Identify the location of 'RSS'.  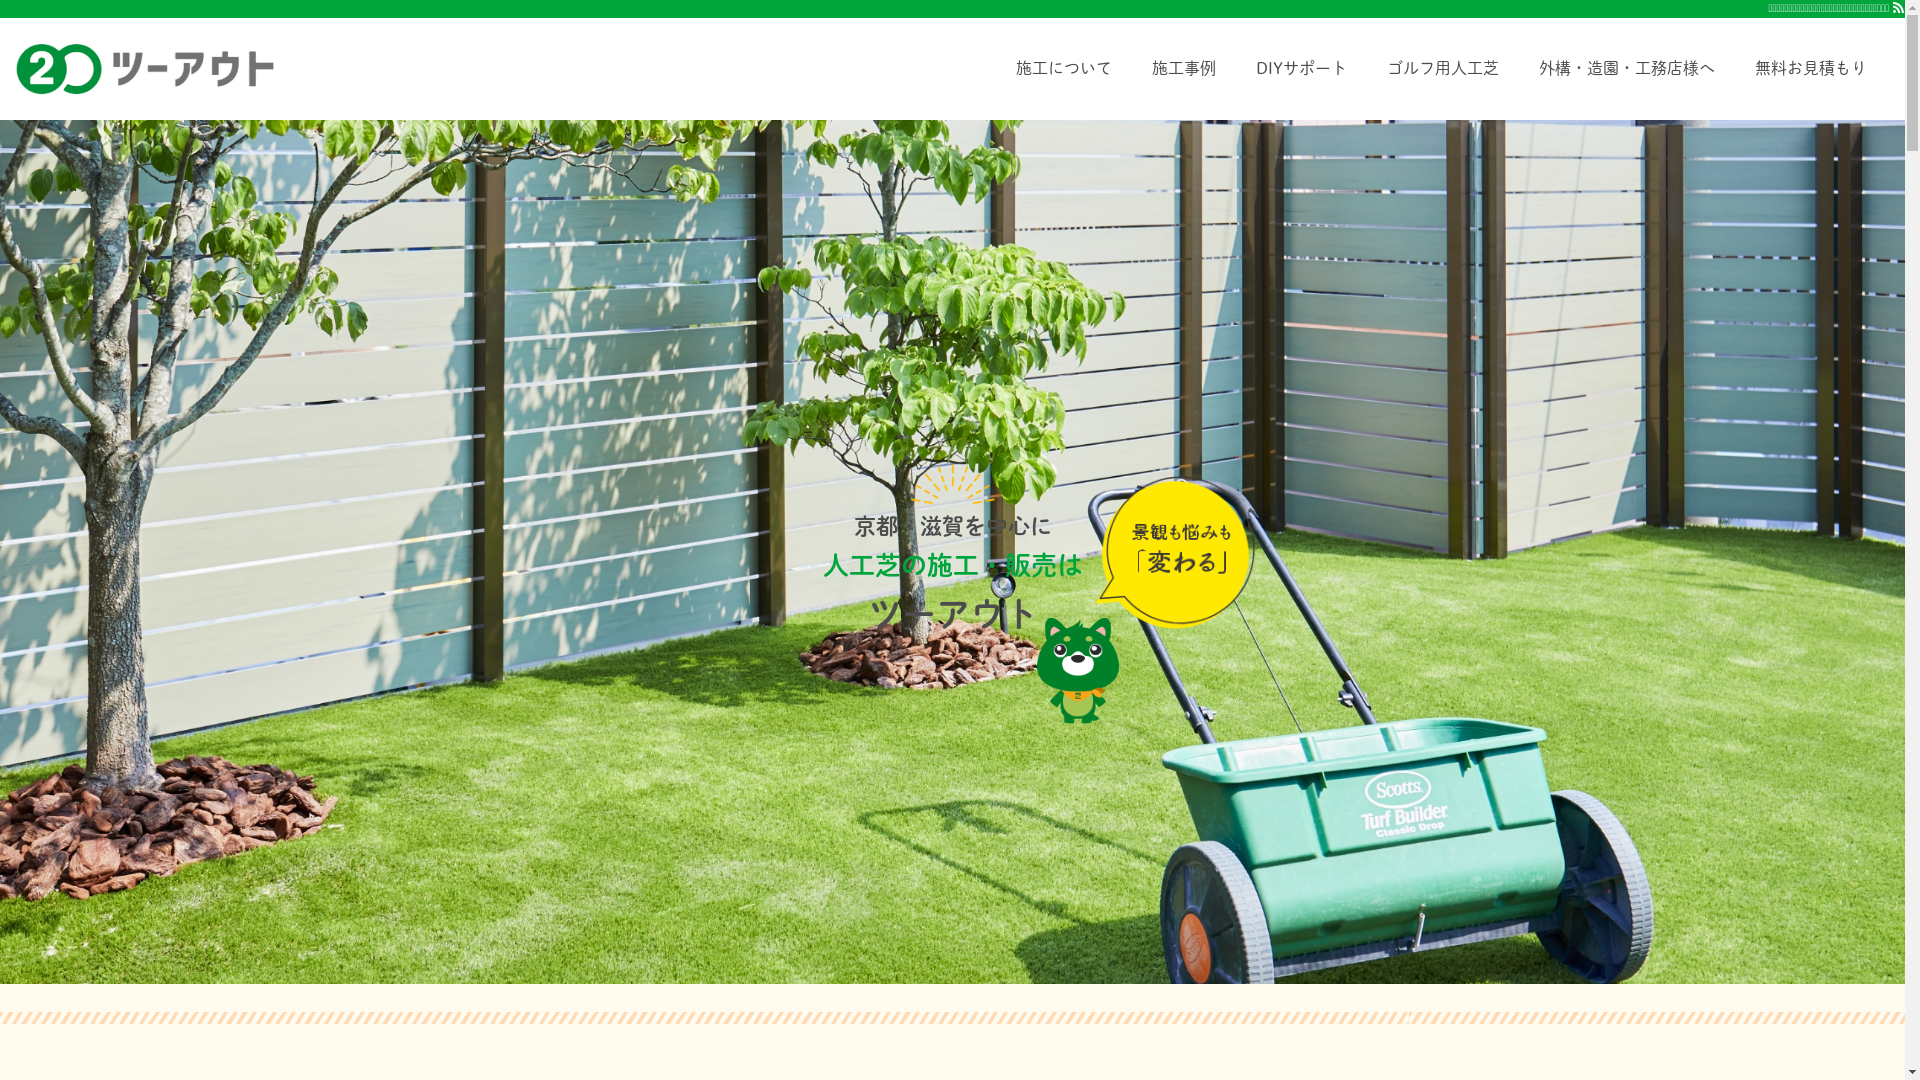
(1897, 7).